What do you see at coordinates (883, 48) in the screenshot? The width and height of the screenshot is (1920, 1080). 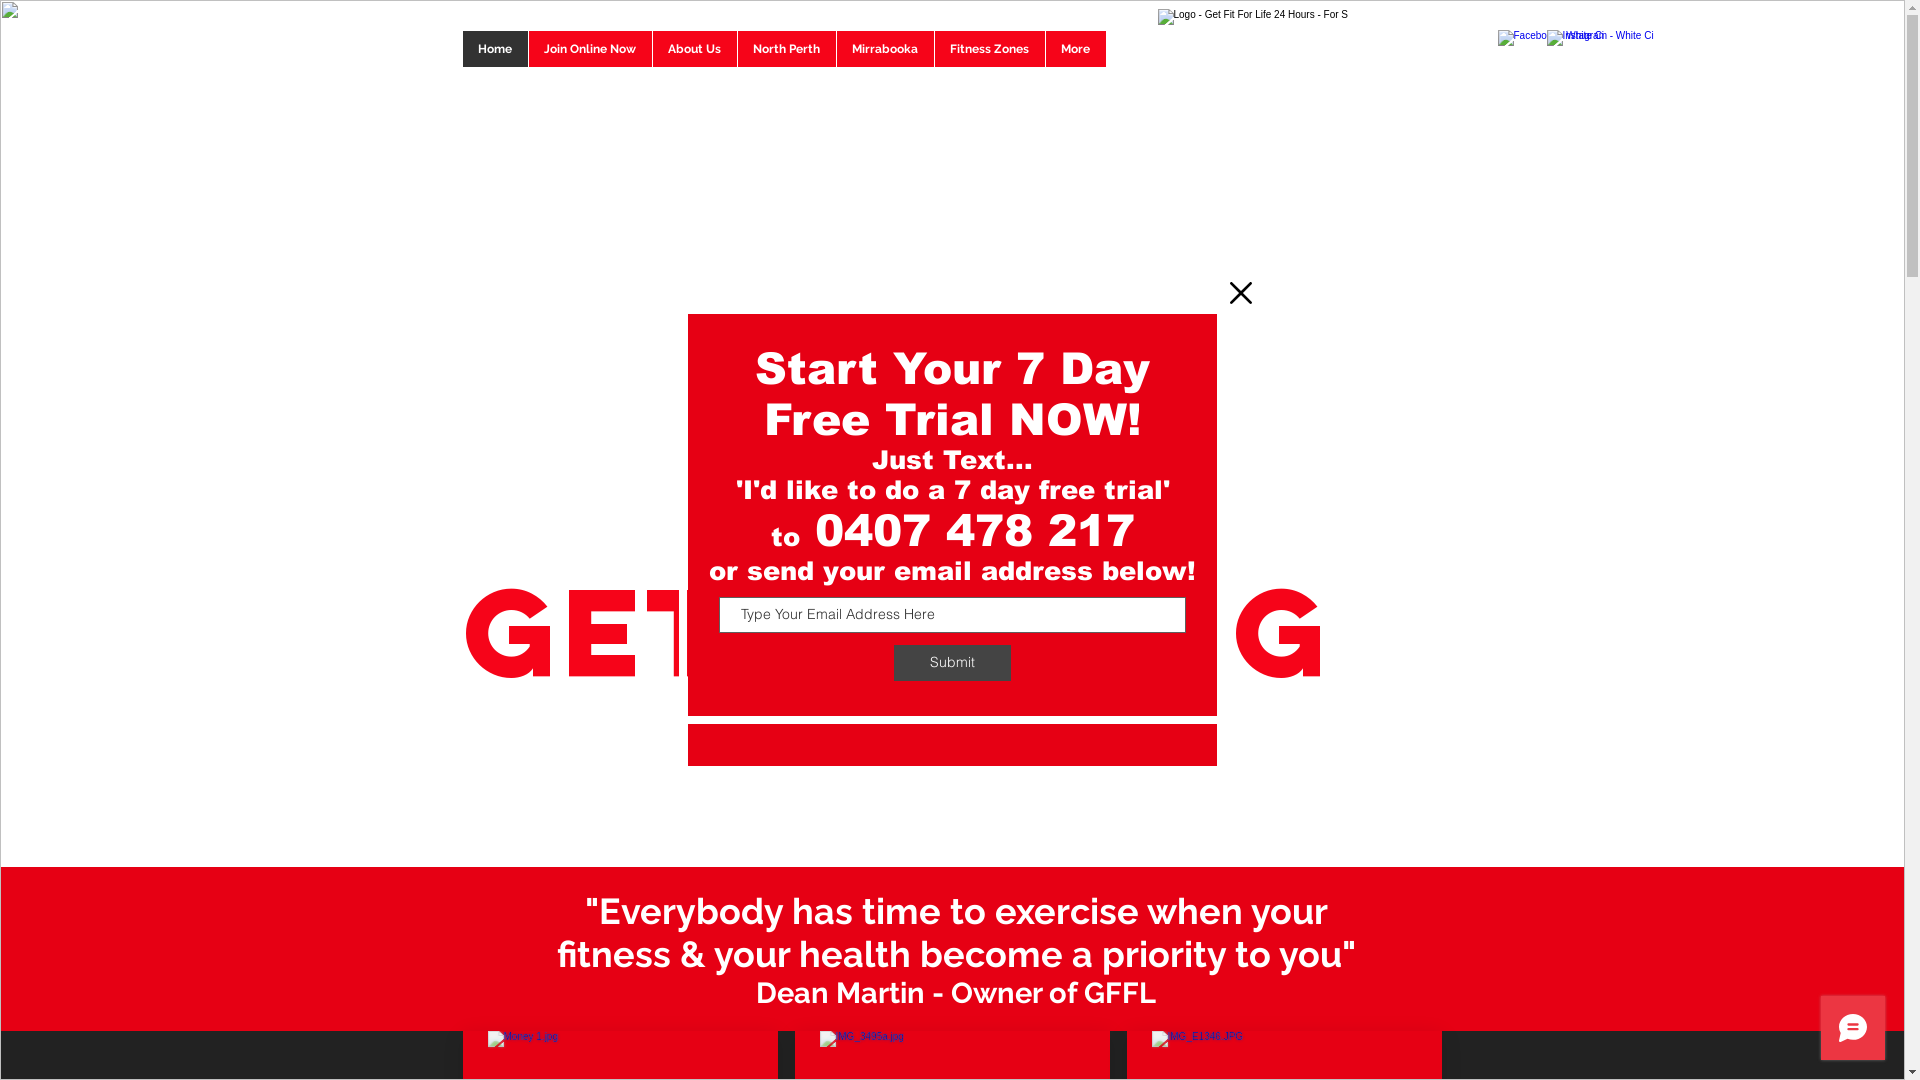 I see `'Mirrabooka'` at bounding box center [883, 48].